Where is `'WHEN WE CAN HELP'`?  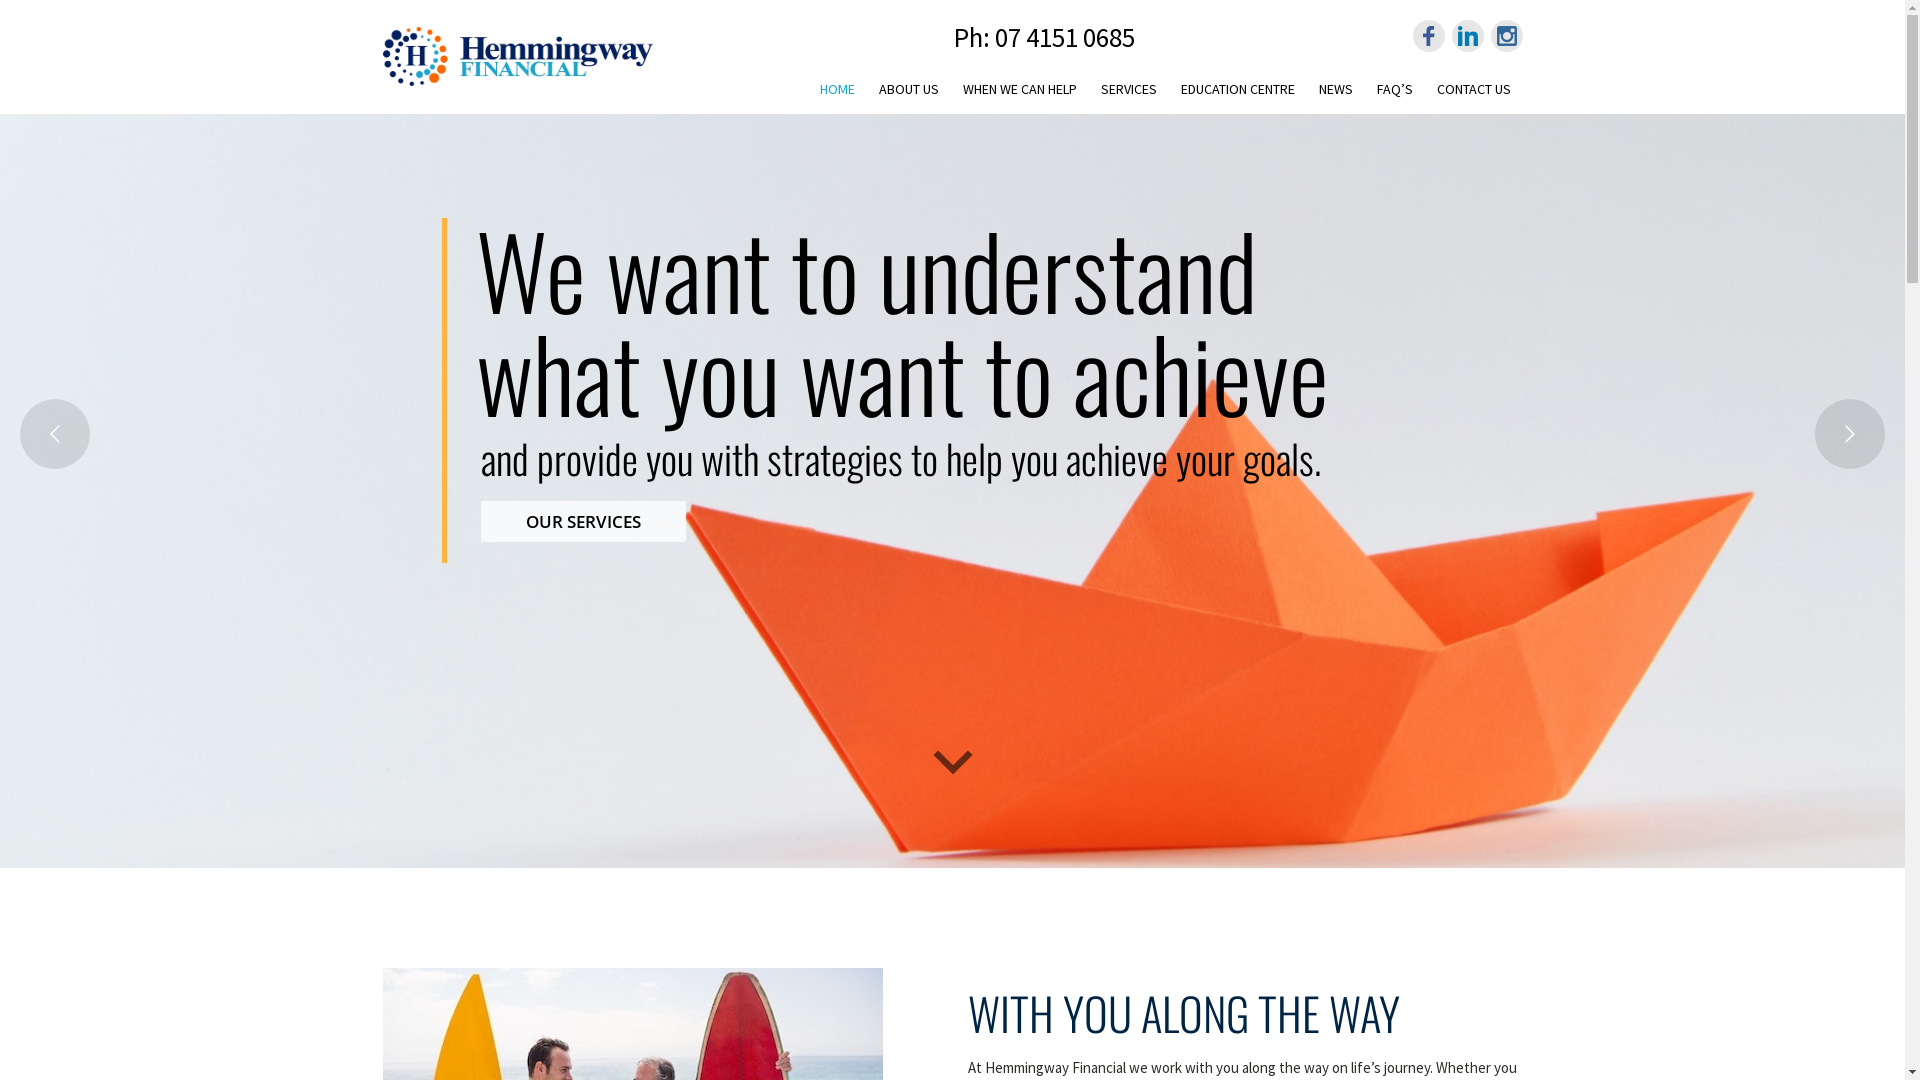
'WHEN WE CAN HELP' is located at coordinates (1018, 84).